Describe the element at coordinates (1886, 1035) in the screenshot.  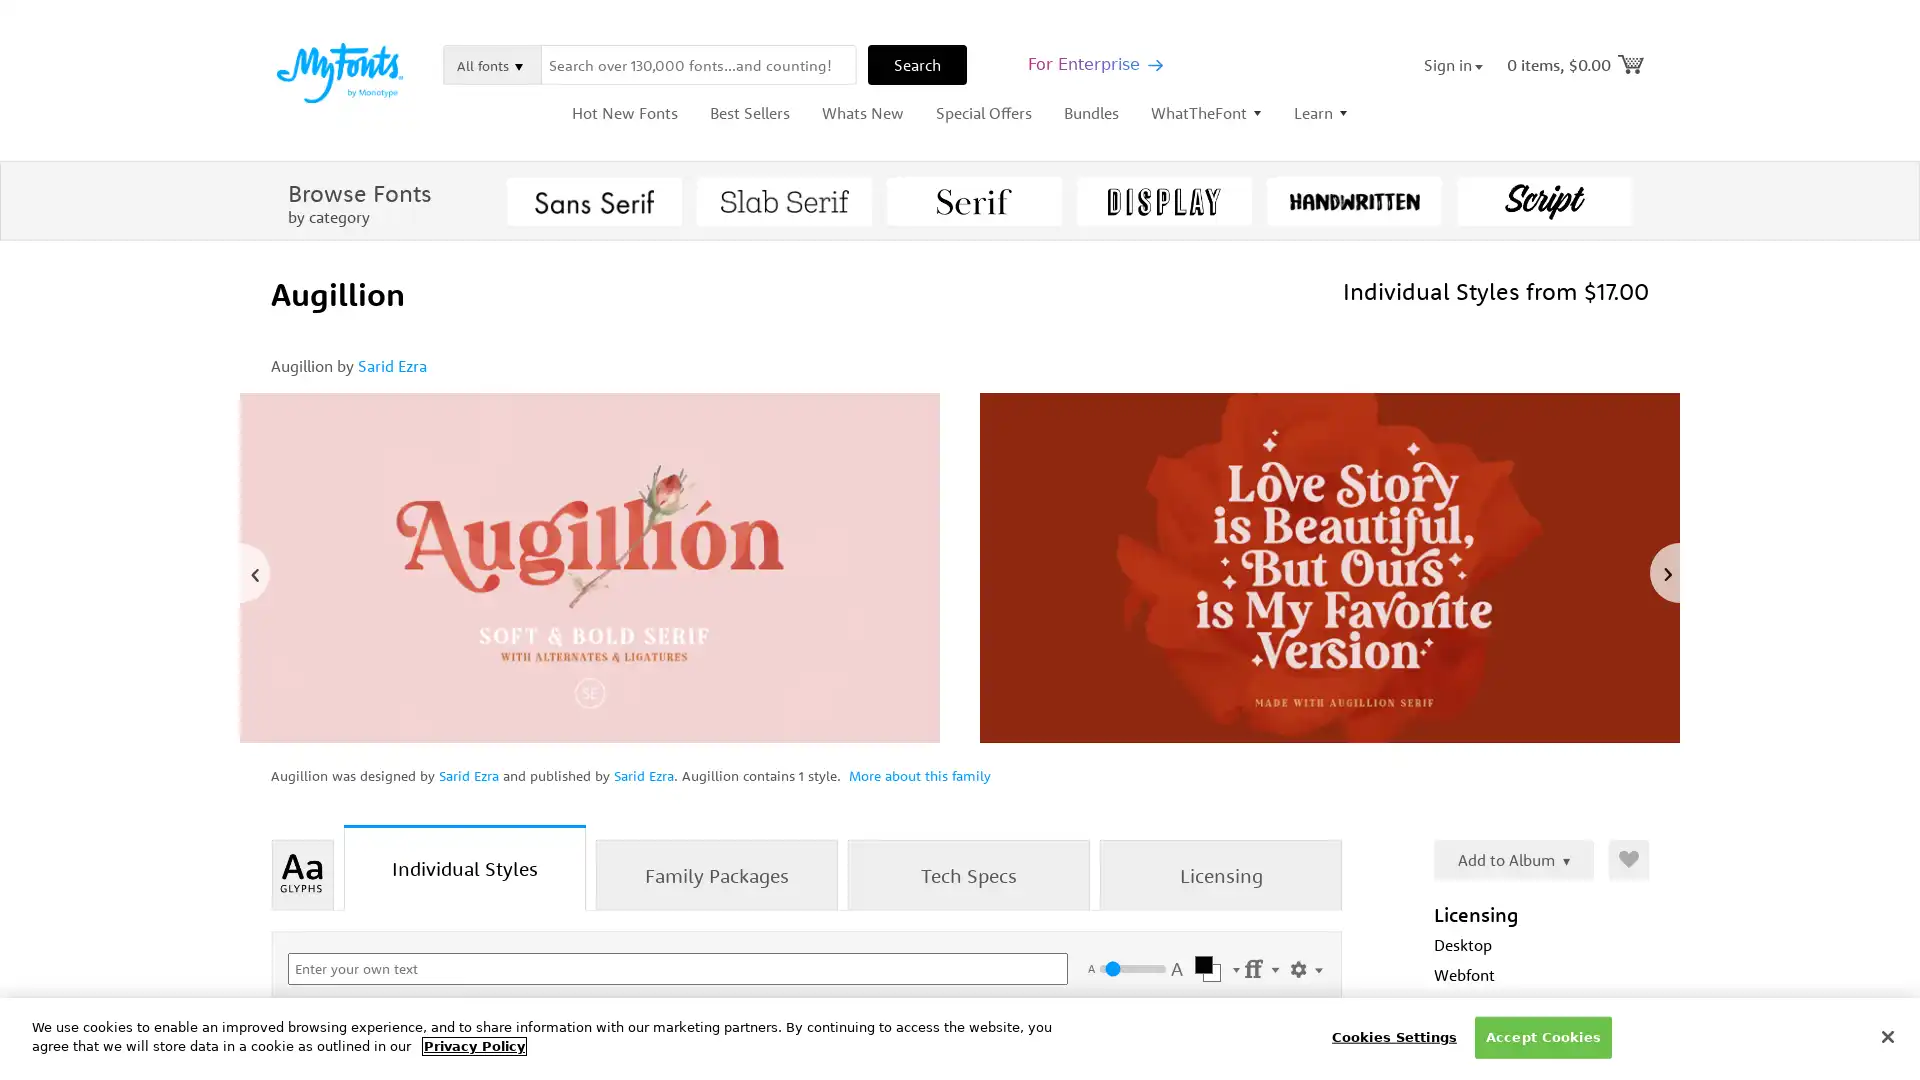
I see `Close` at that location.